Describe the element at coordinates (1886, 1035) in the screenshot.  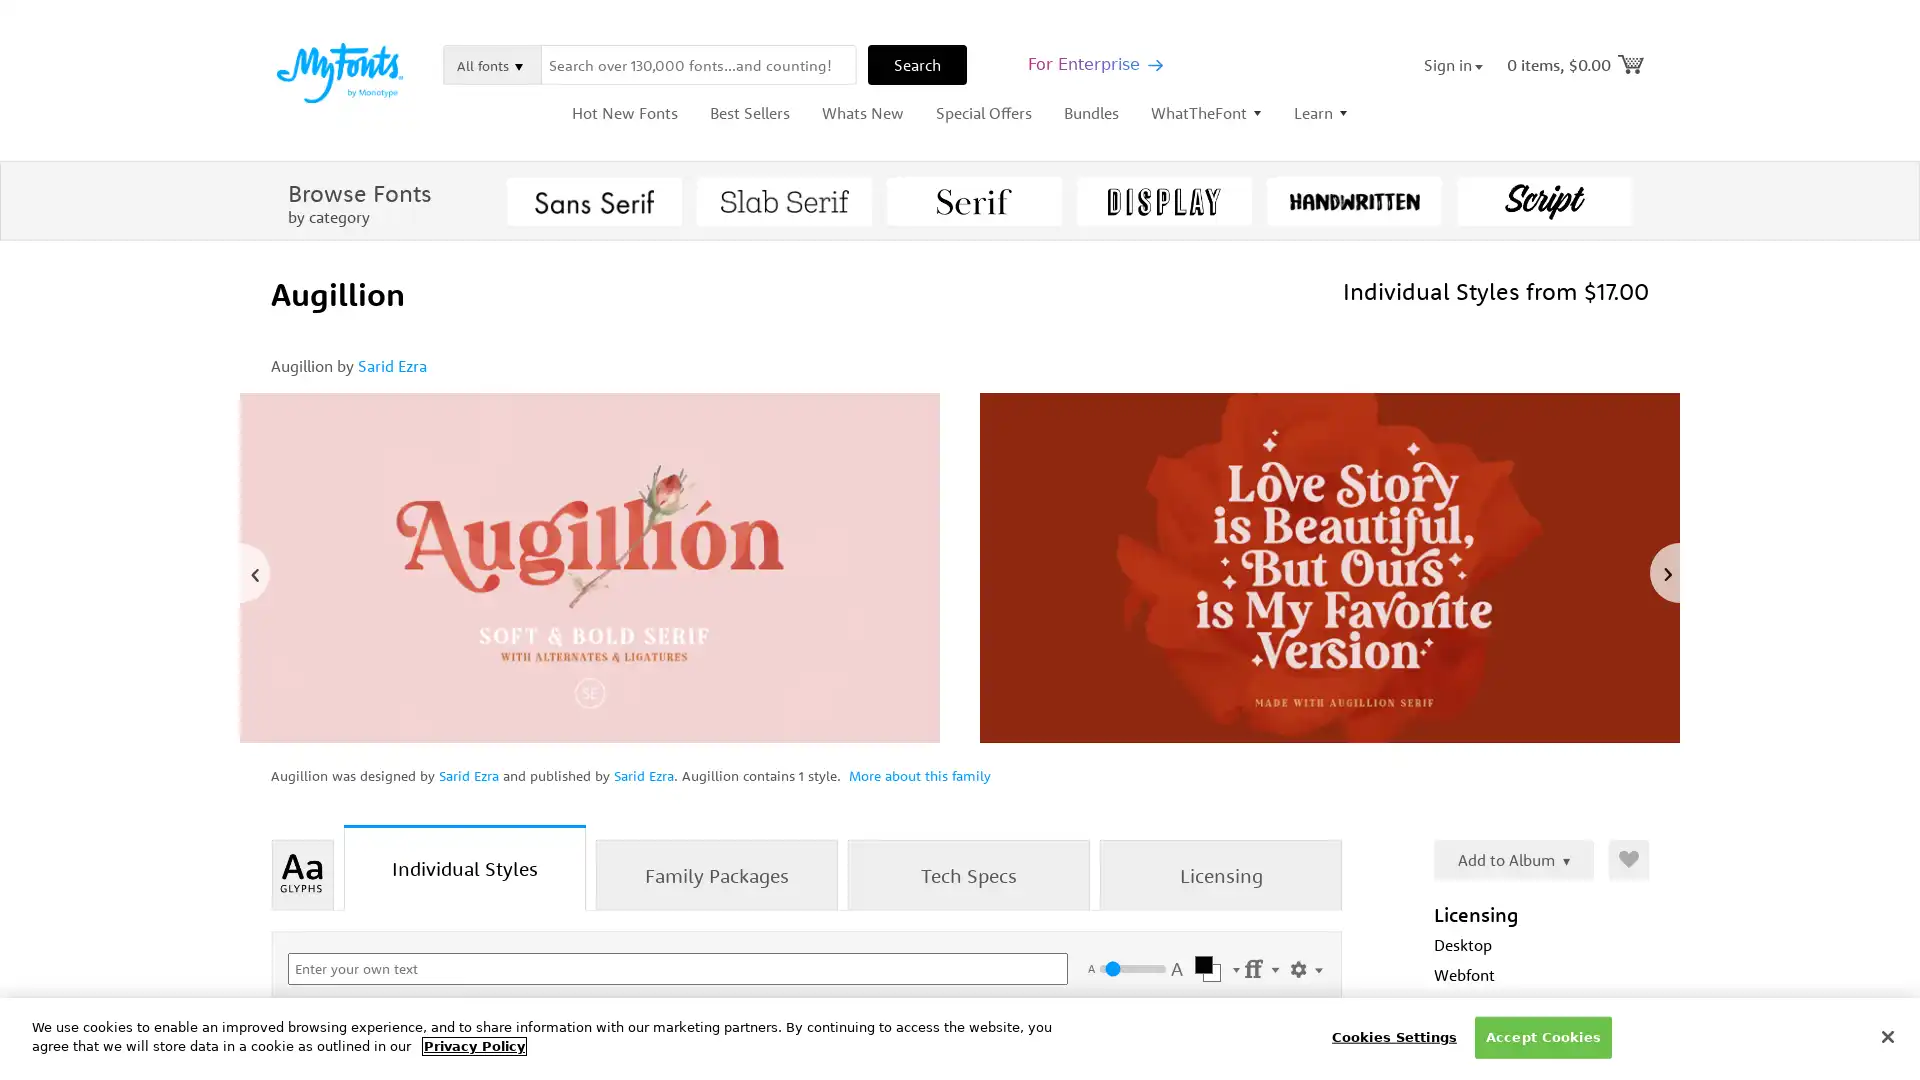
I see `Close` at that location.